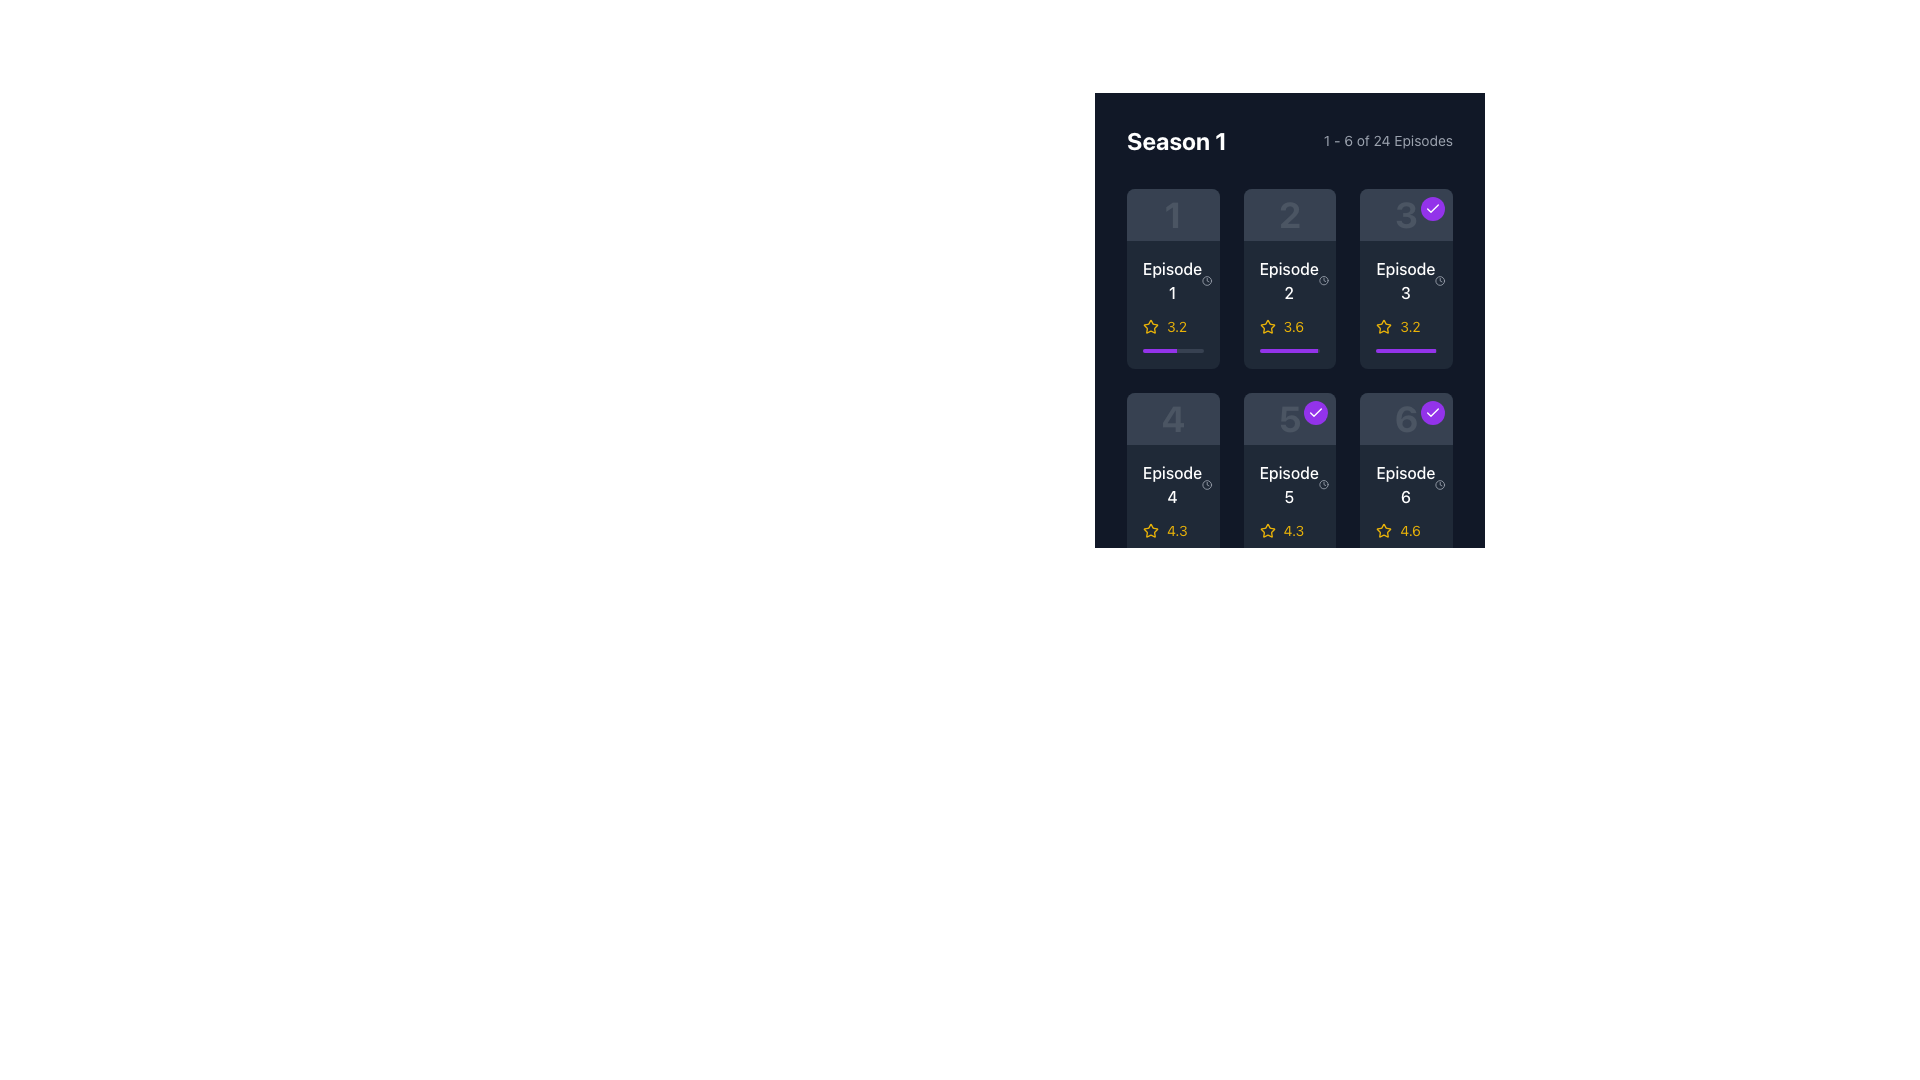 This screenshot has height=1080, width=1920. Describe the element at coordinates (1405, 485) in the screenshot. I see `the static text label indicating 'Episode 6' within the card-like UI element, positioned in the bottom-right of the grid layout` at that location.